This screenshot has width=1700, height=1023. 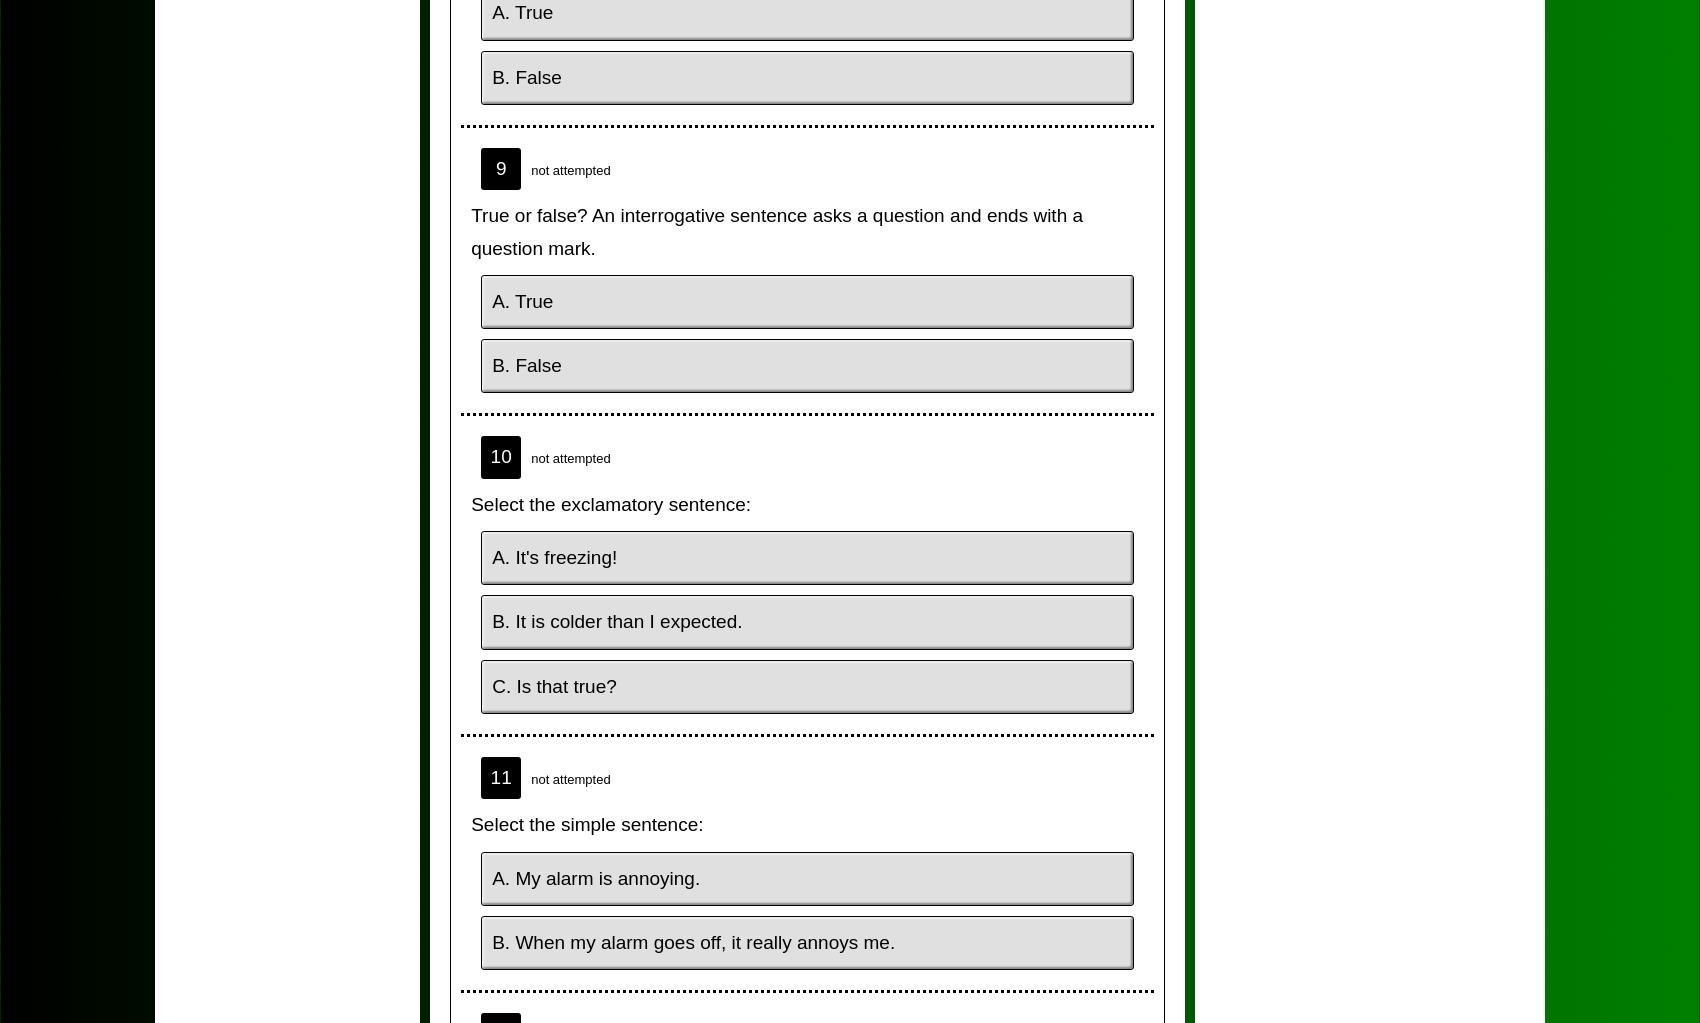 What do you see at coordinates (776, 230) in the screenshot?
I see `'True or false? An interrogative sentence asks a question and ends with a question mark.'` at bounding box center [776, 230].